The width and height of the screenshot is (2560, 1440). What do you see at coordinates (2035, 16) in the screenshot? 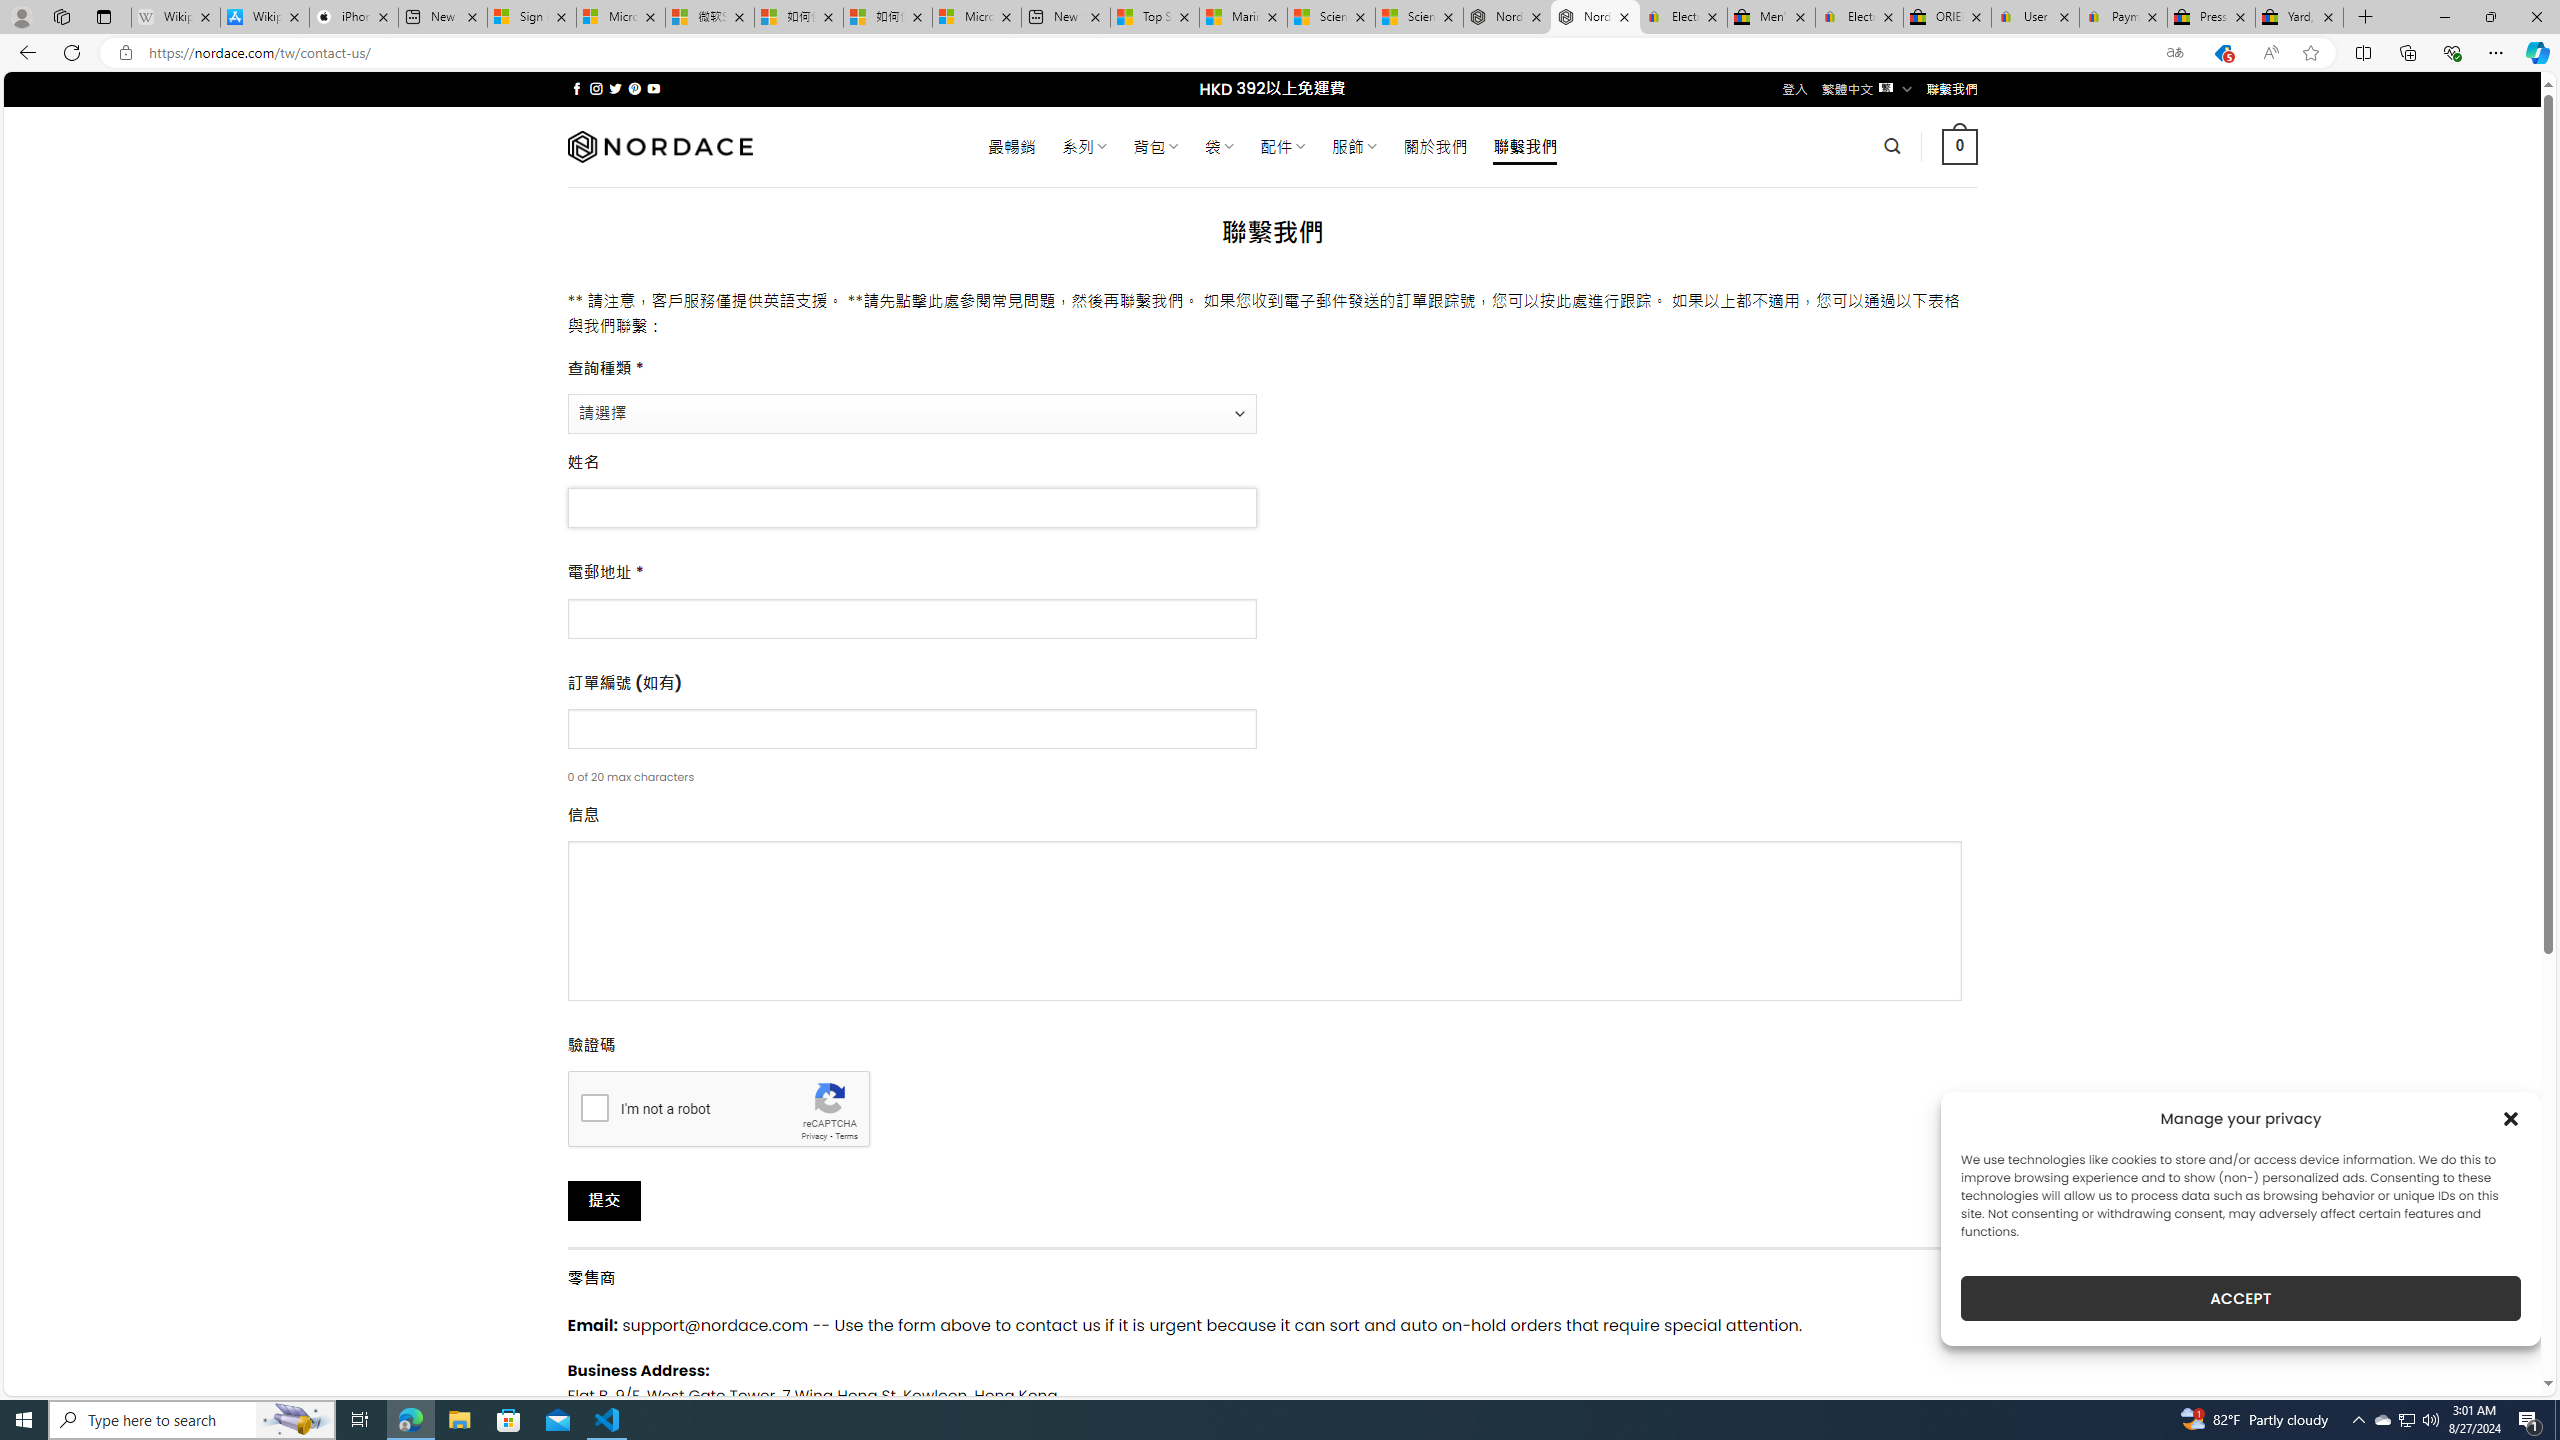
I see `'User Privacy Notice | eBay'` at bounding box center [2035, 16].